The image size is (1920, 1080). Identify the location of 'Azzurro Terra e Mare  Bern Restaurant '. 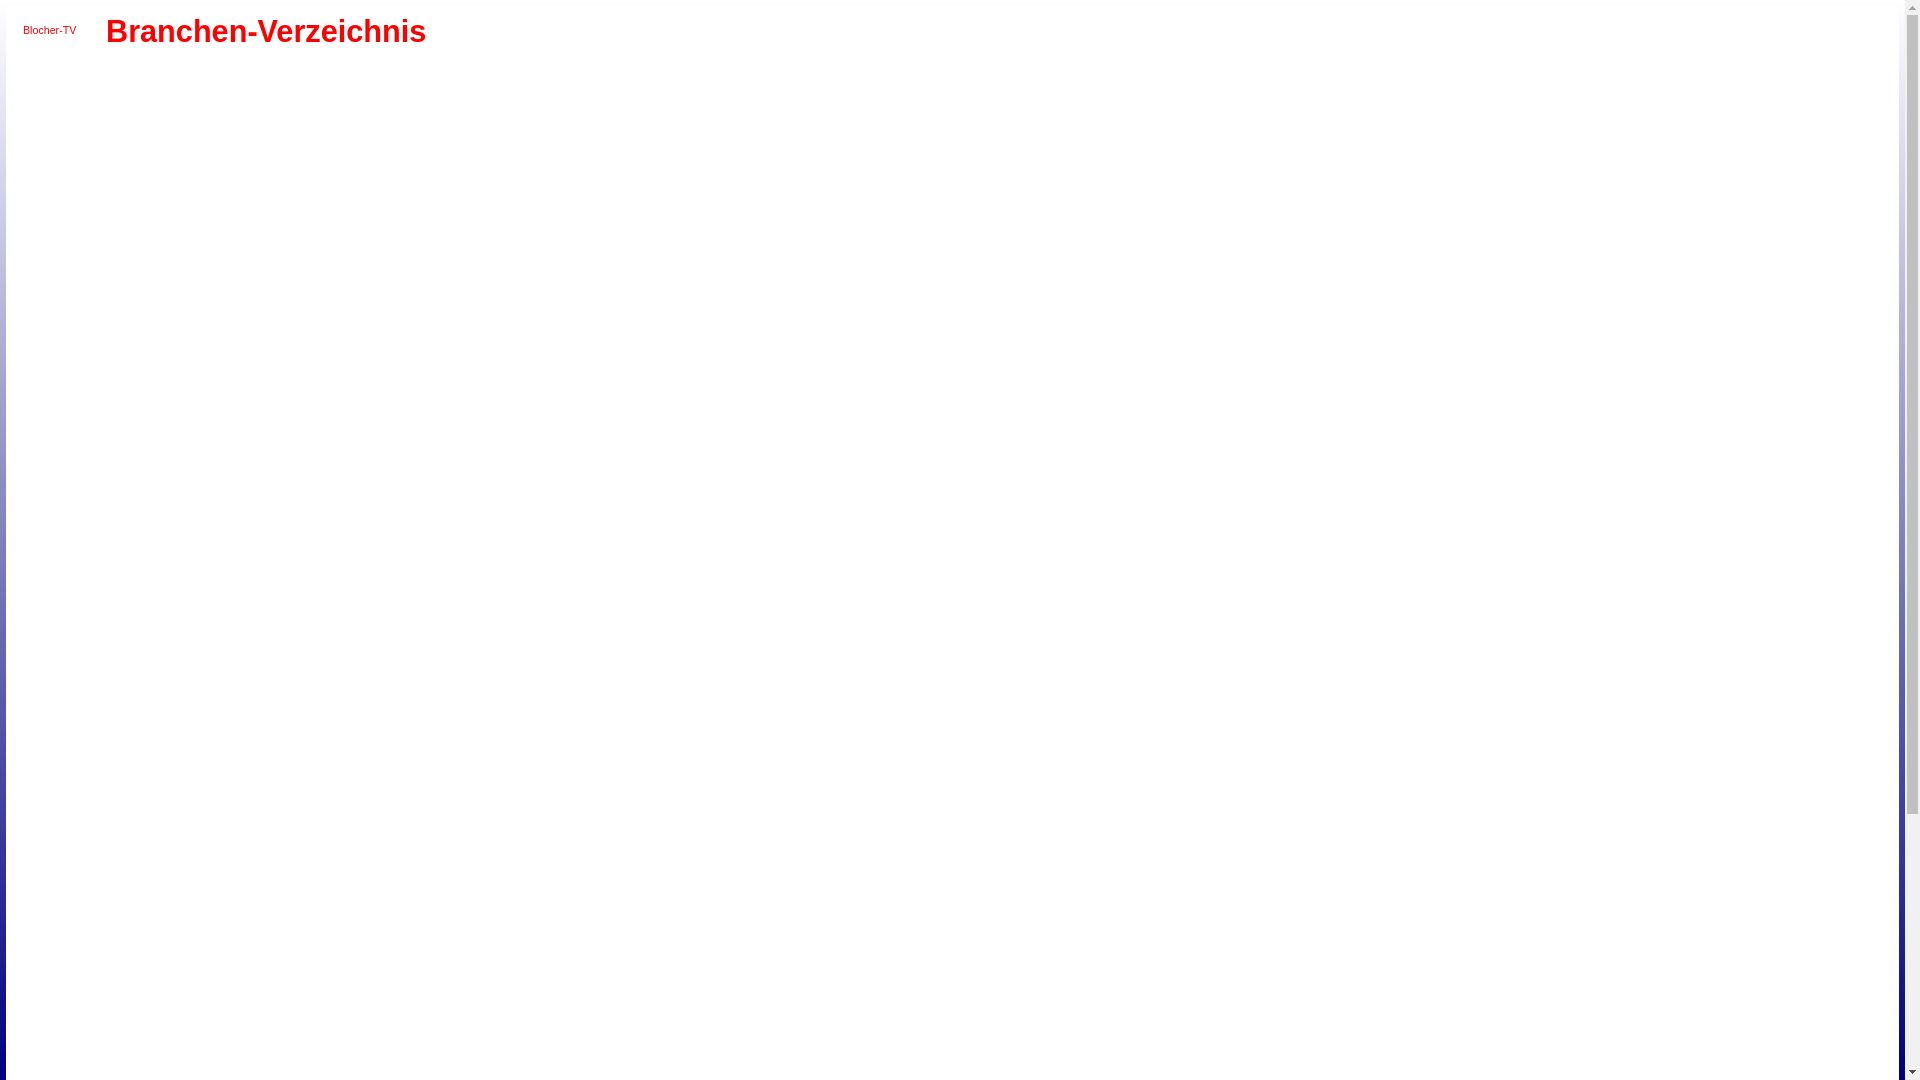
(186, 79).